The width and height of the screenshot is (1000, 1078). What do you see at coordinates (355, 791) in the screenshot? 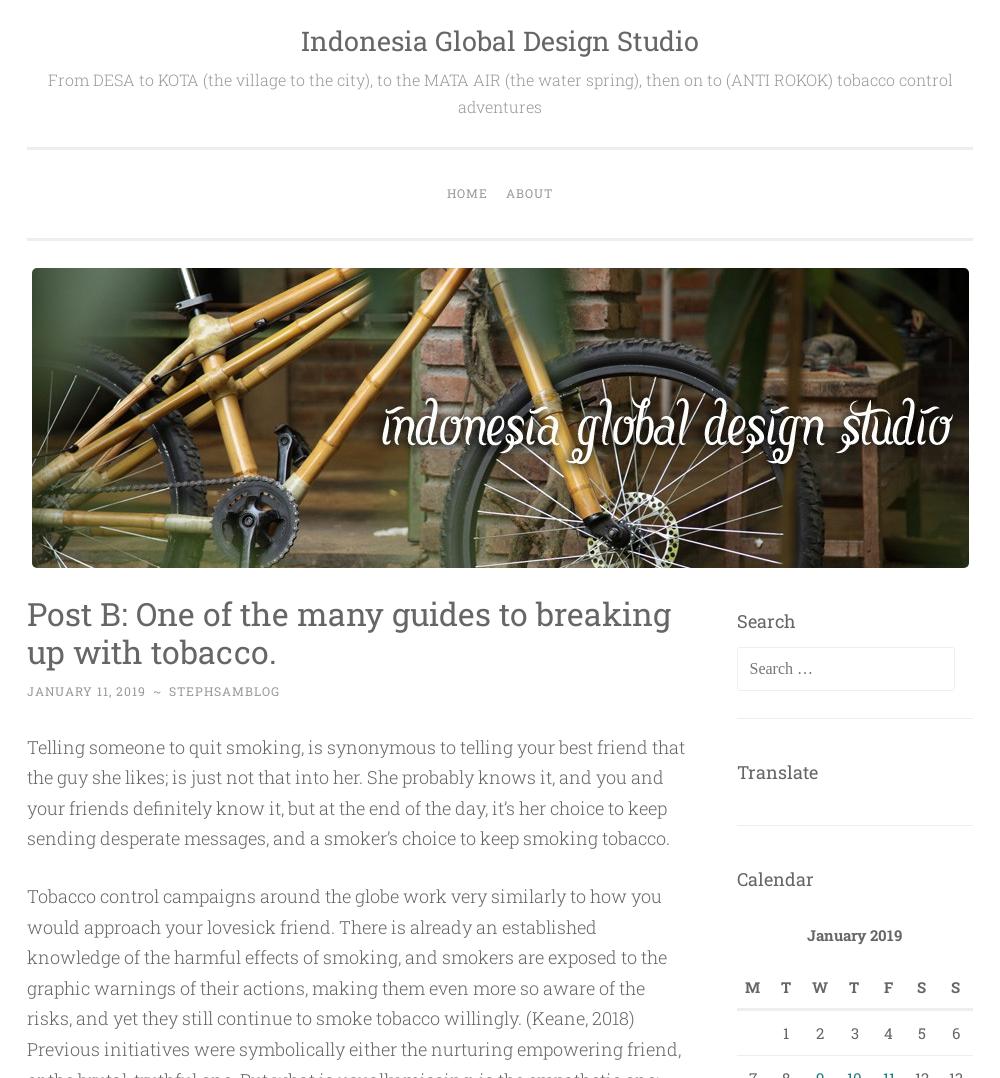
I see `'Telling someone to quit smoking, is synonymous to telling your best friend that the guy she likes; is just not that into her. She probably knows it, and you and your friends definitely know it, but at the end of the day, it’s her choice to keep sending desperate messages, and a smoker’s choice to keep smoking tobacco.'` at bounding box center [355, 791].